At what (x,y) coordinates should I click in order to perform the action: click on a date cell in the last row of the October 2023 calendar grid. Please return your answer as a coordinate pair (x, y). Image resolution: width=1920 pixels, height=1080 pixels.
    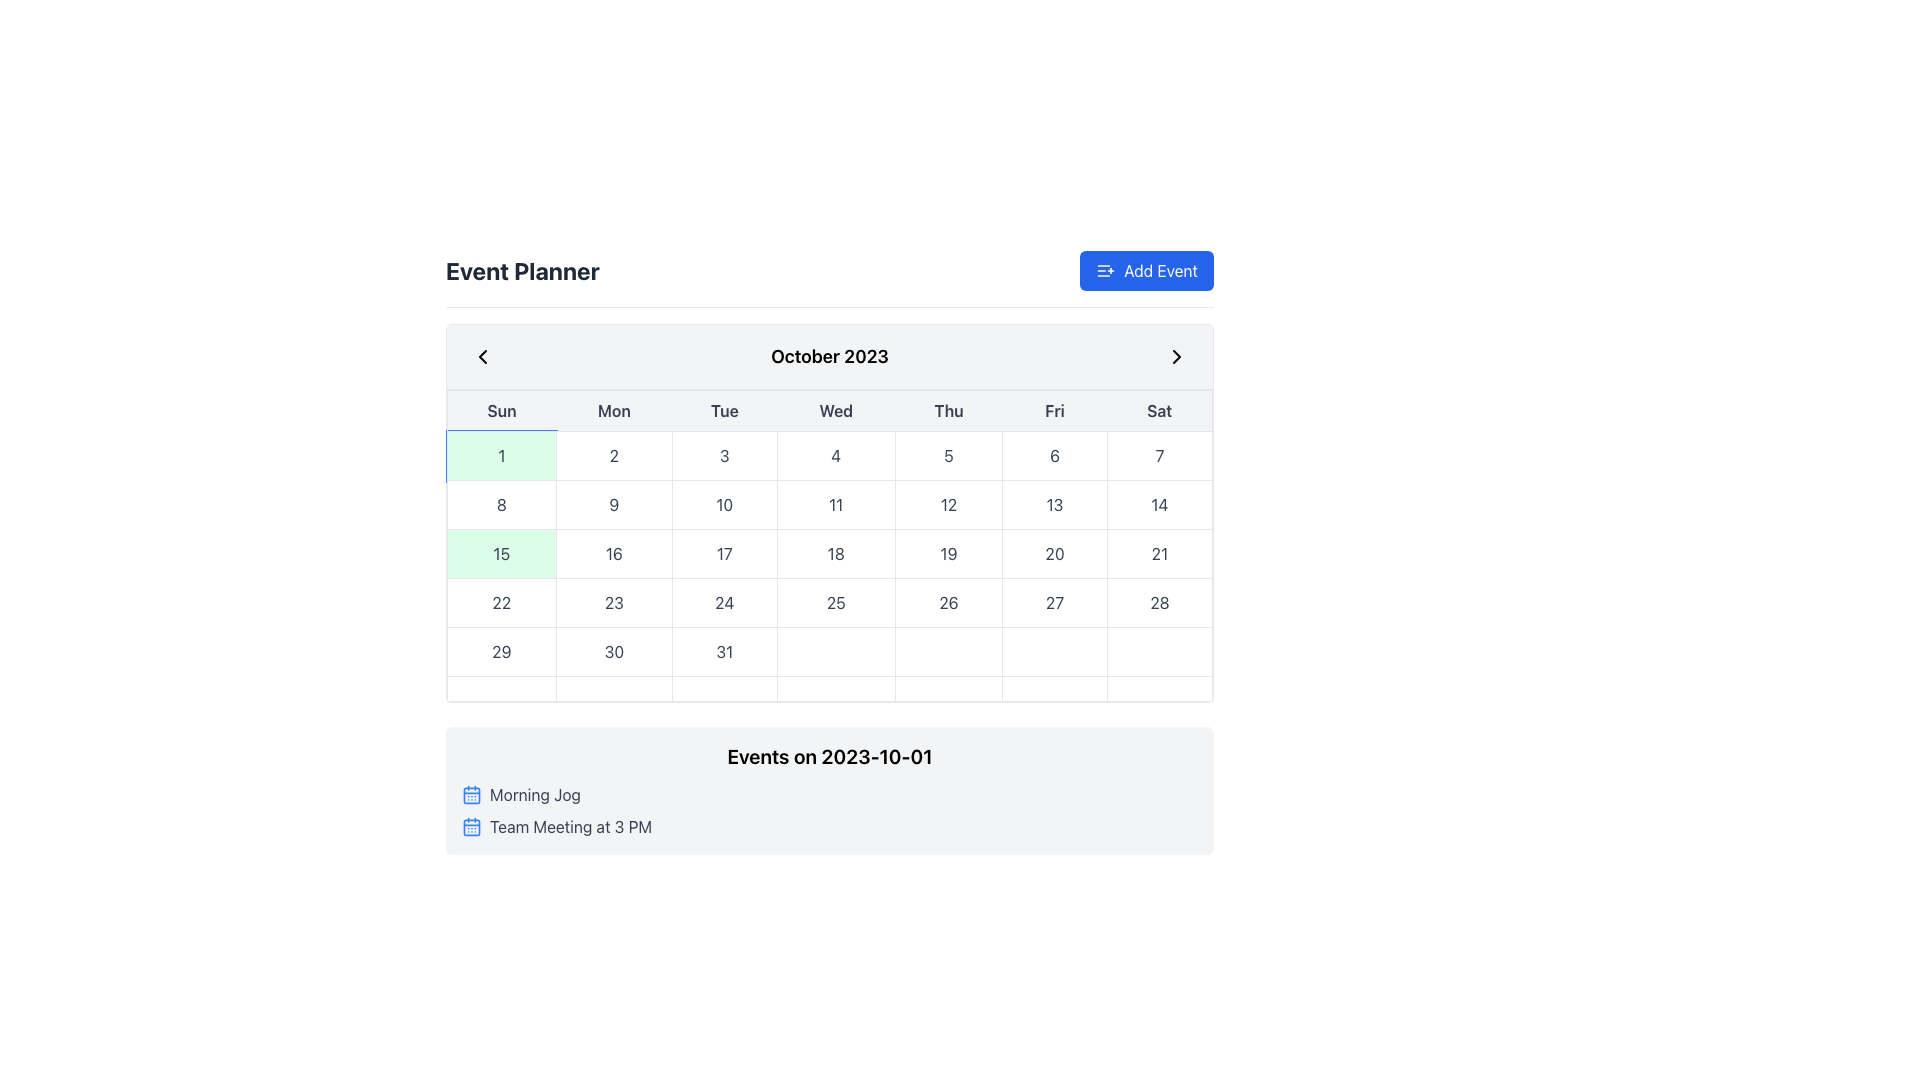
    Looking at the image, I should click on (830, 651).